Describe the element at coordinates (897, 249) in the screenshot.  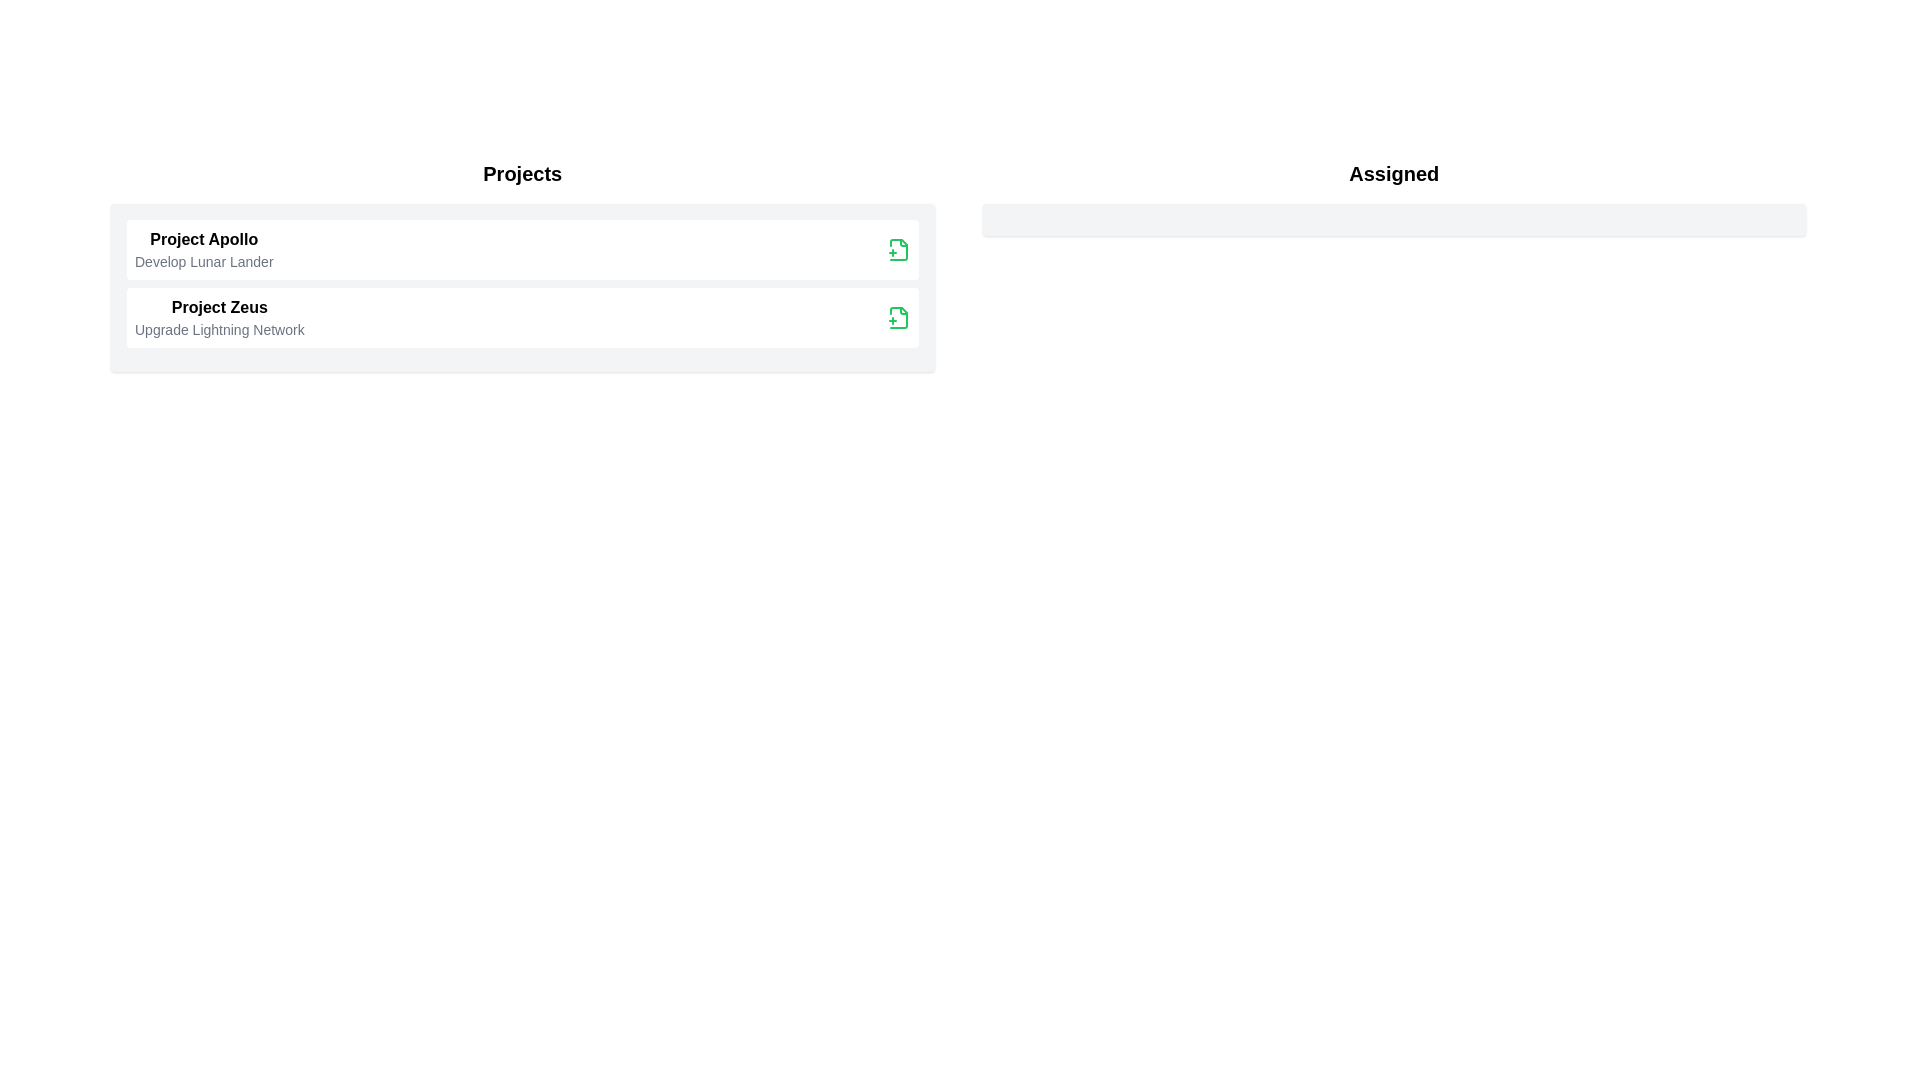
I see `the green icon next to the project to assign it to the 'Assigned' list` at that location.